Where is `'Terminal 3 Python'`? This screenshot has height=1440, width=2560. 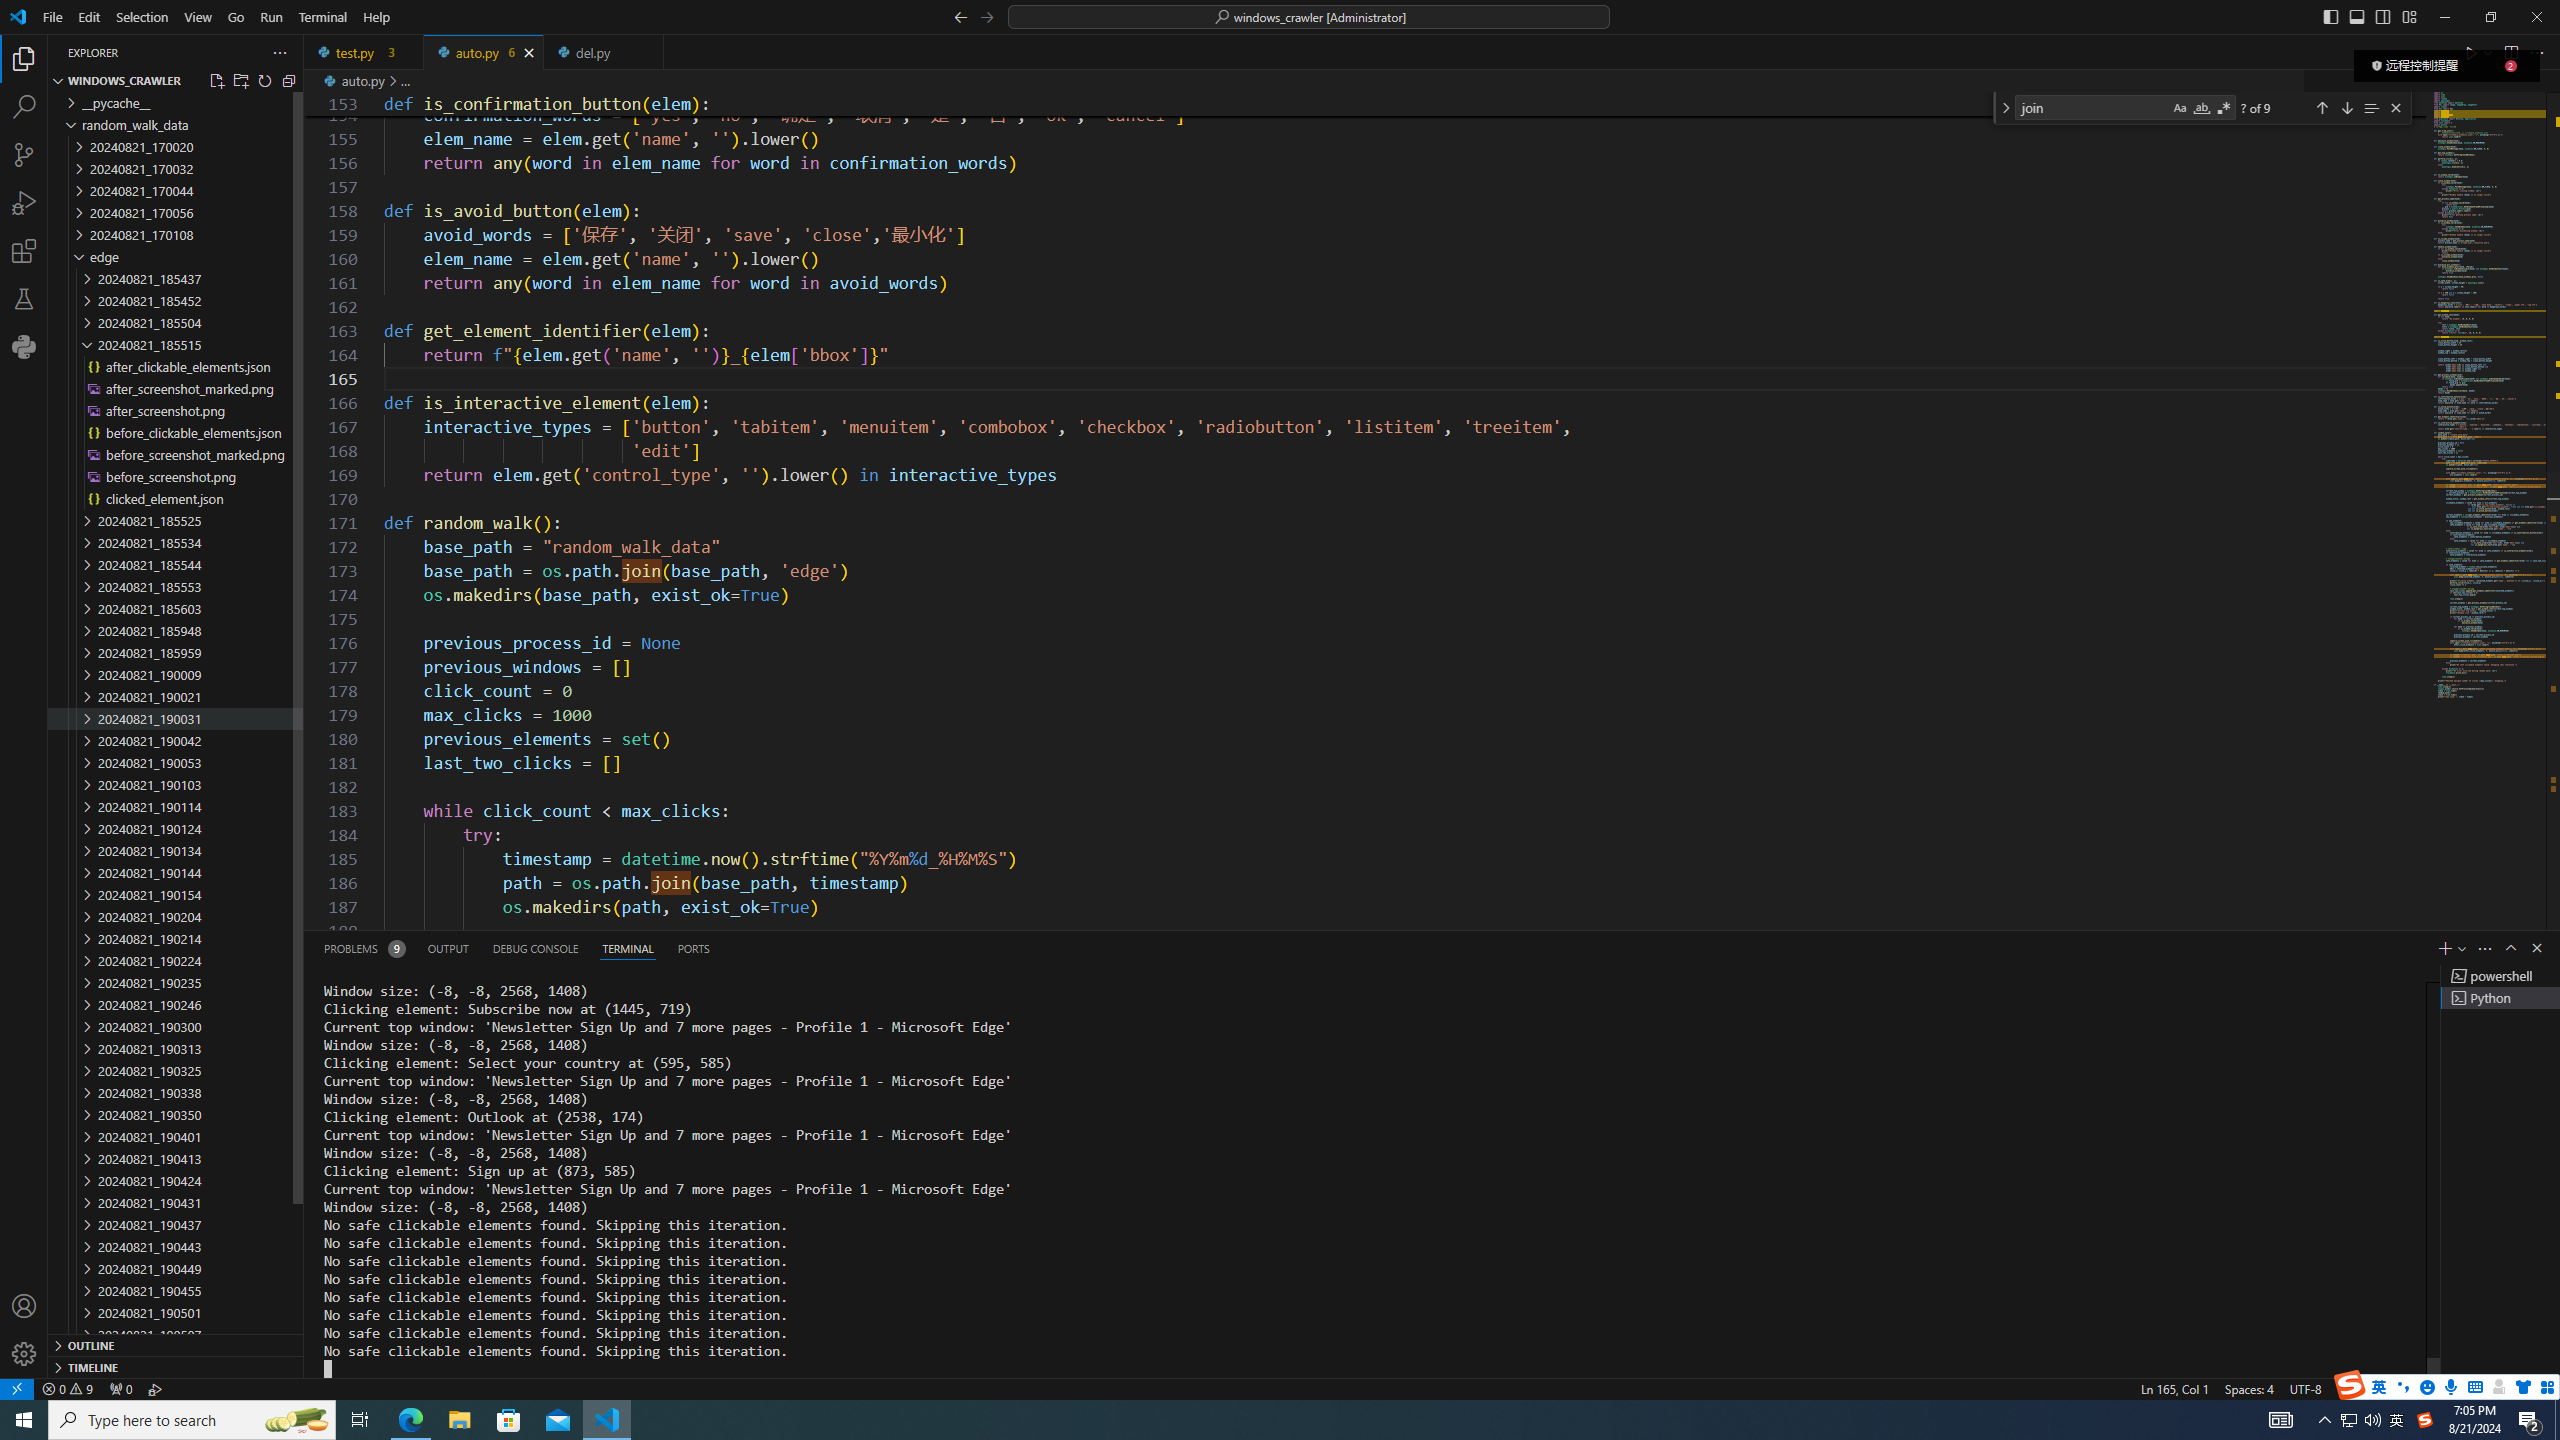
'Terminal 3 Python' is located at coordinates (2500, 996).